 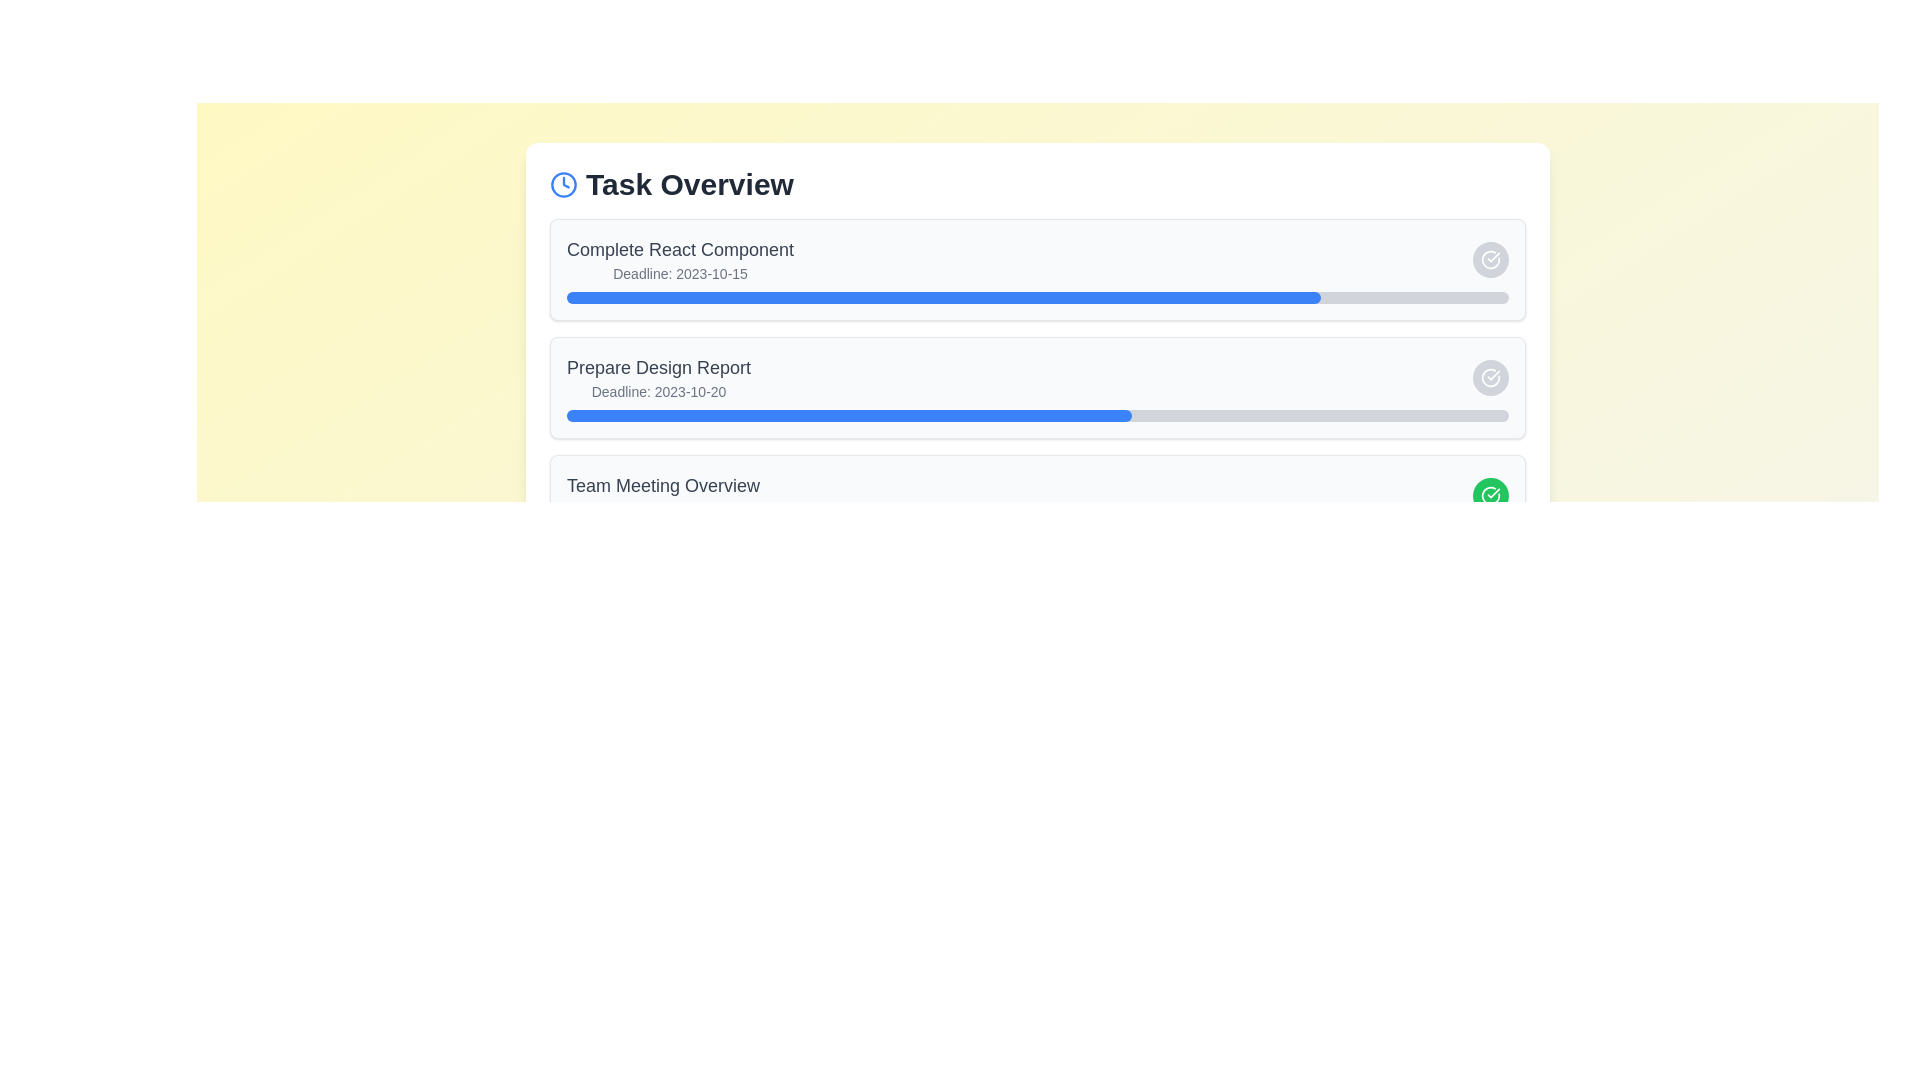 I want to click on the Text Label that informs users about the deadline for the task 'Prepare Design Report', located below the title and above the progress indicator bar, so click(x=659, y=392).